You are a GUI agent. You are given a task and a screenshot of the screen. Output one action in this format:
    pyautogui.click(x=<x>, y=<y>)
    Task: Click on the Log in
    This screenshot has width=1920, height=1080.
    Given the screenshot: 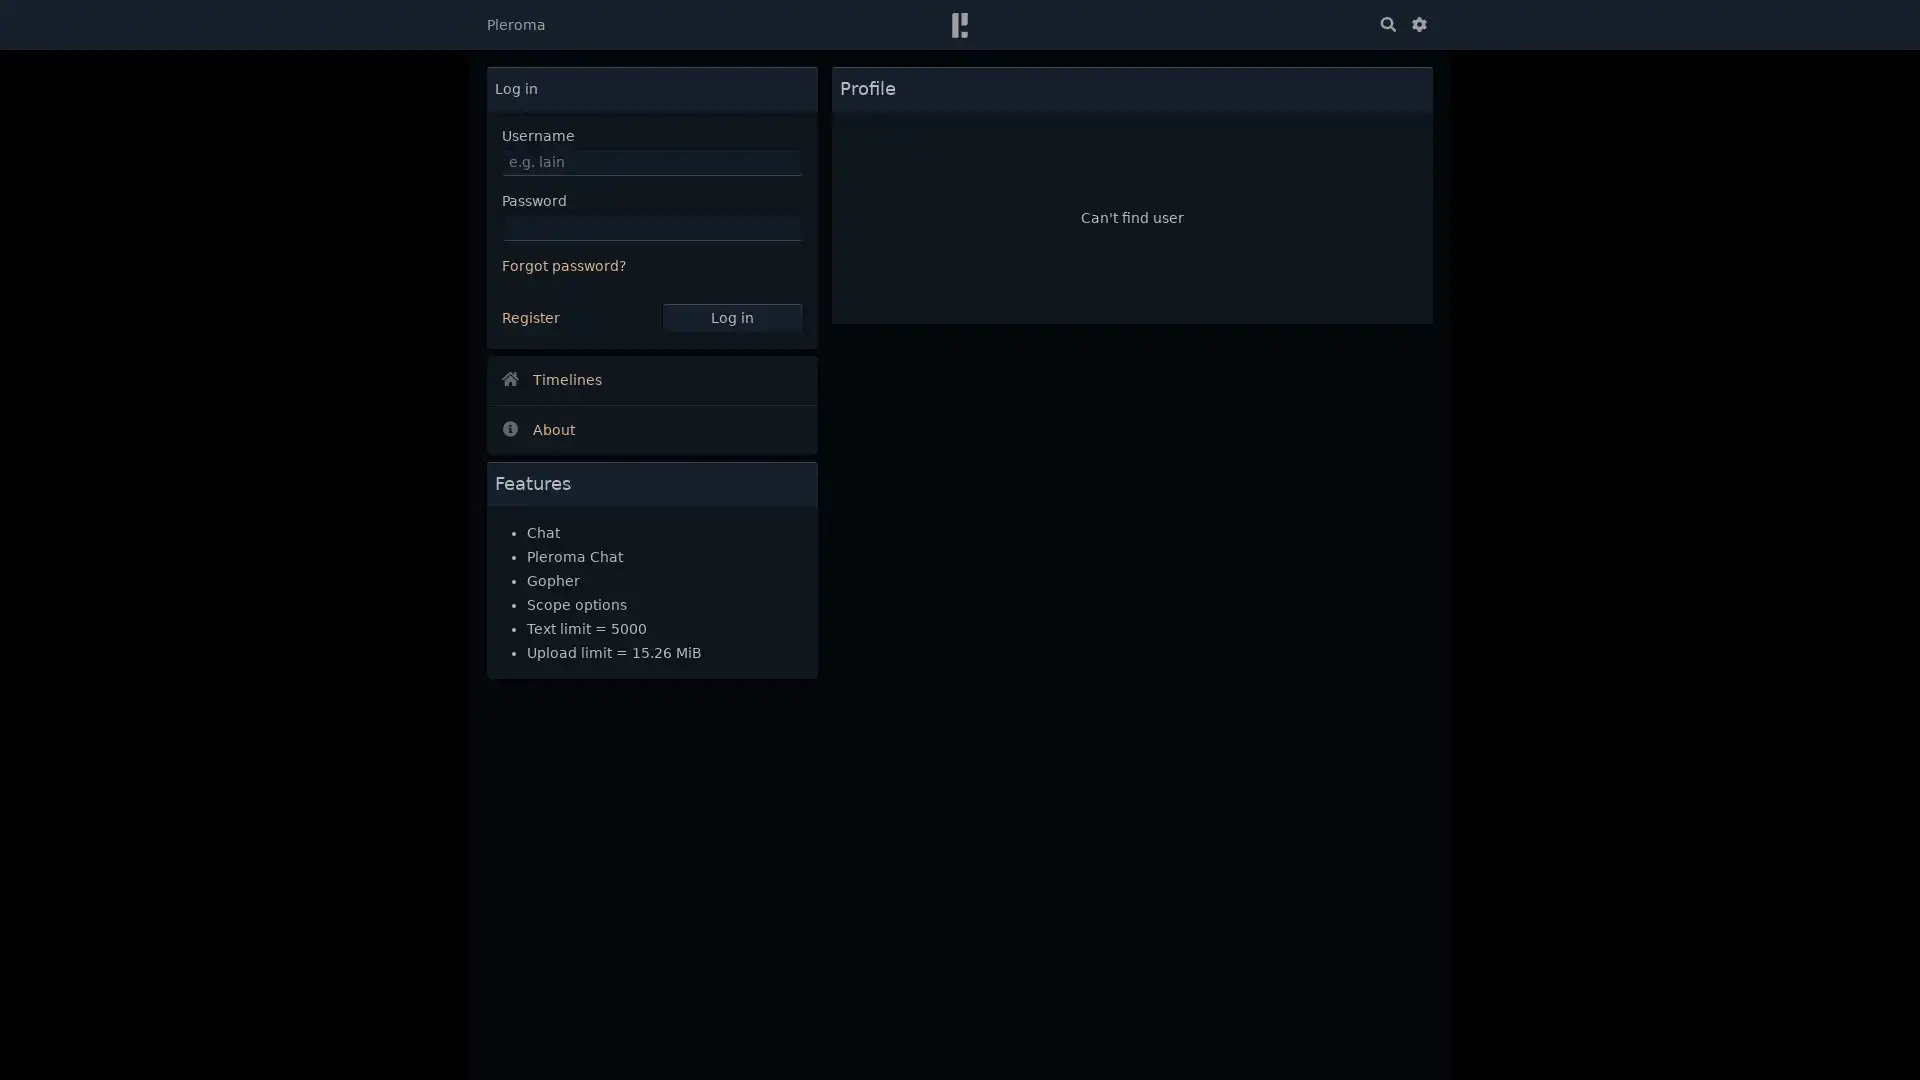 What is the action you would take?
    pyautogui.click(x=730, y=316)
    